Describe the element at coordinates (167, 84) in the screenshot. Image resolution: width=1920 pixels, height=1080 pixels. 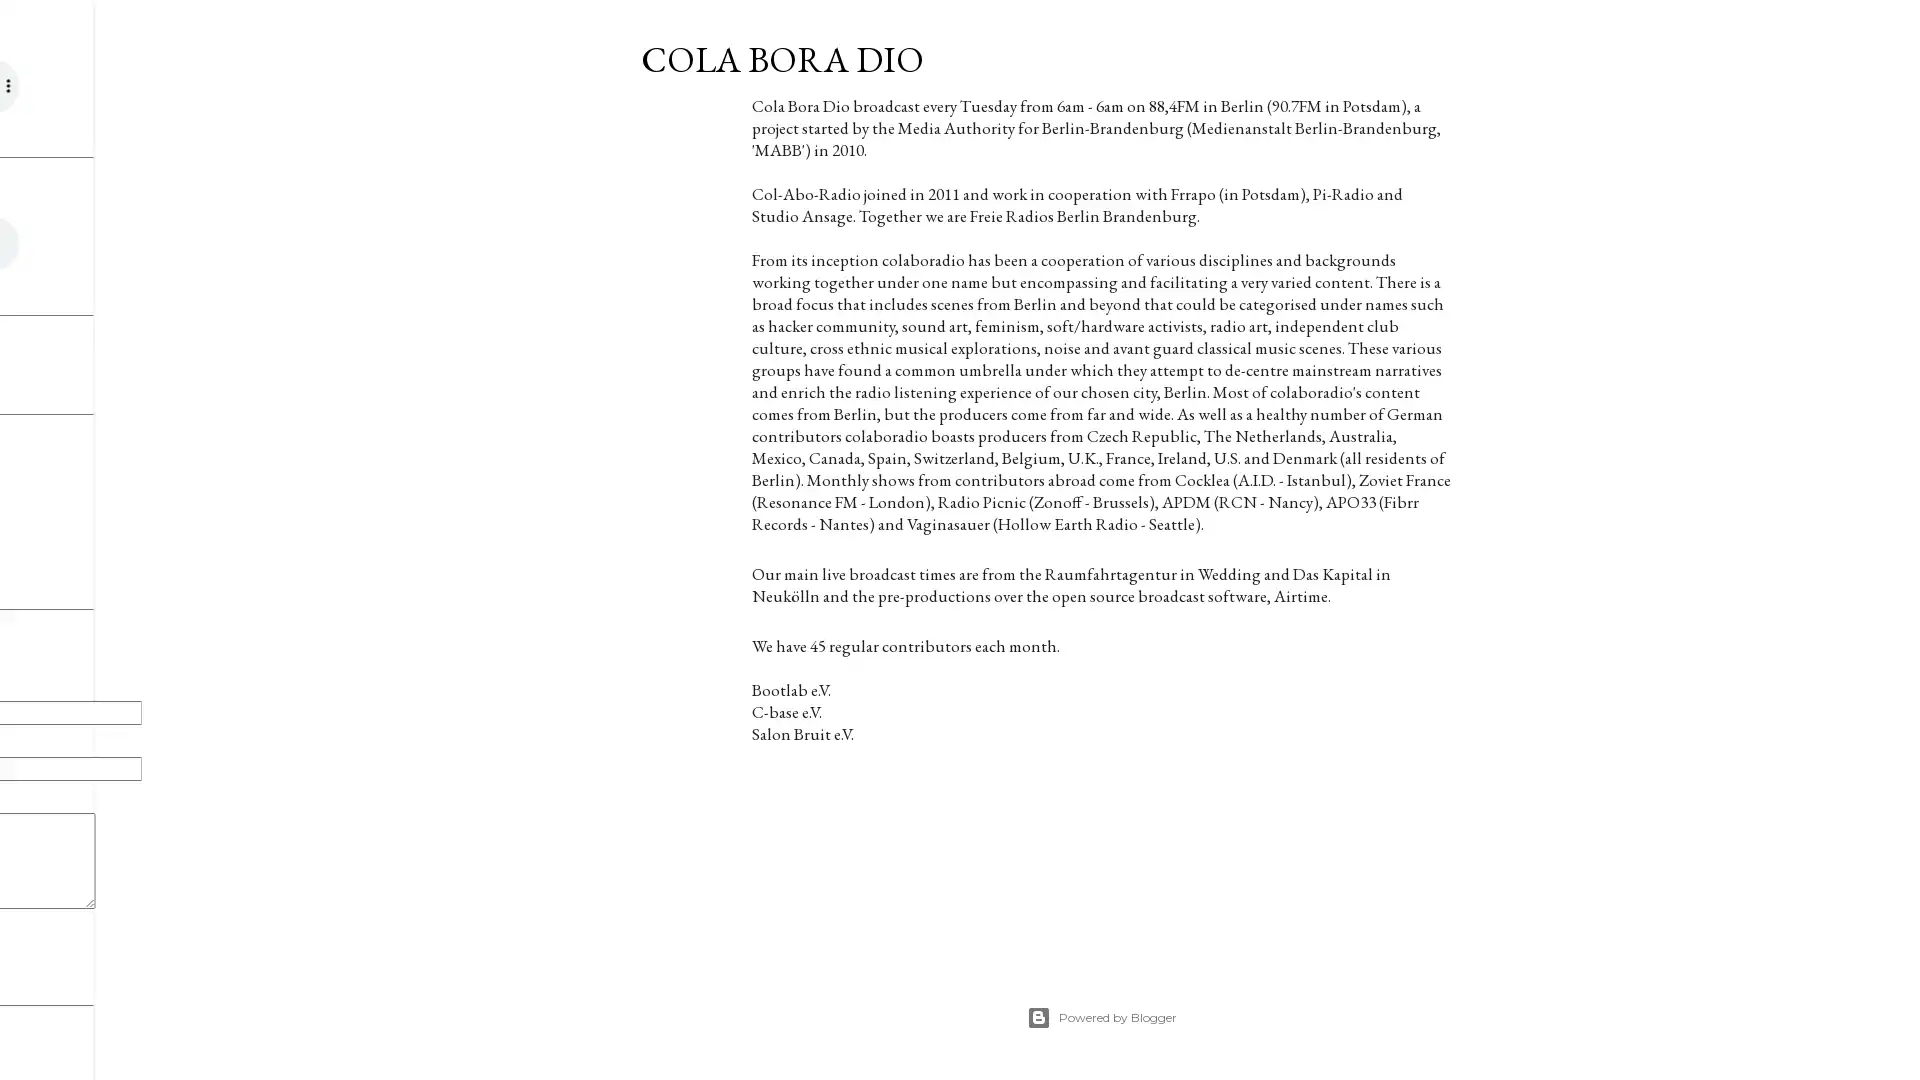
I see `mute` at that location.